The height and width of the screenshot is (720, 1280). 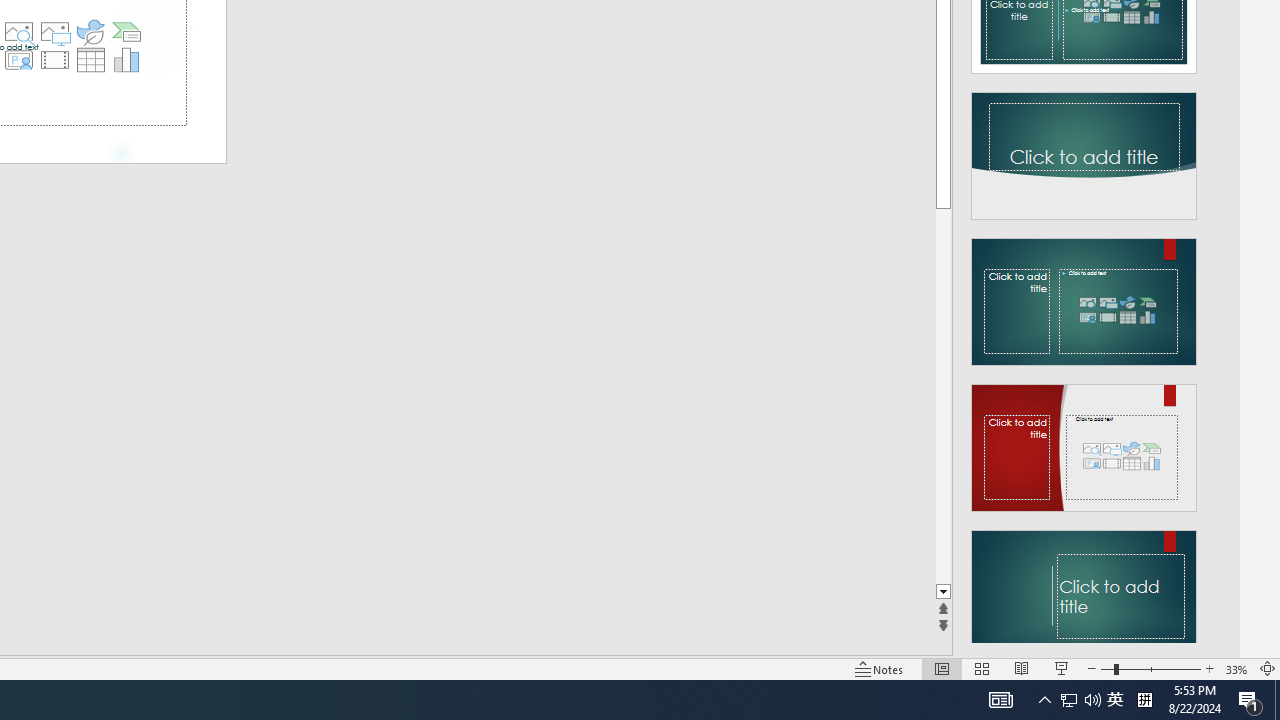 I want to click on 'Pictures', so click(x=54, y=32).